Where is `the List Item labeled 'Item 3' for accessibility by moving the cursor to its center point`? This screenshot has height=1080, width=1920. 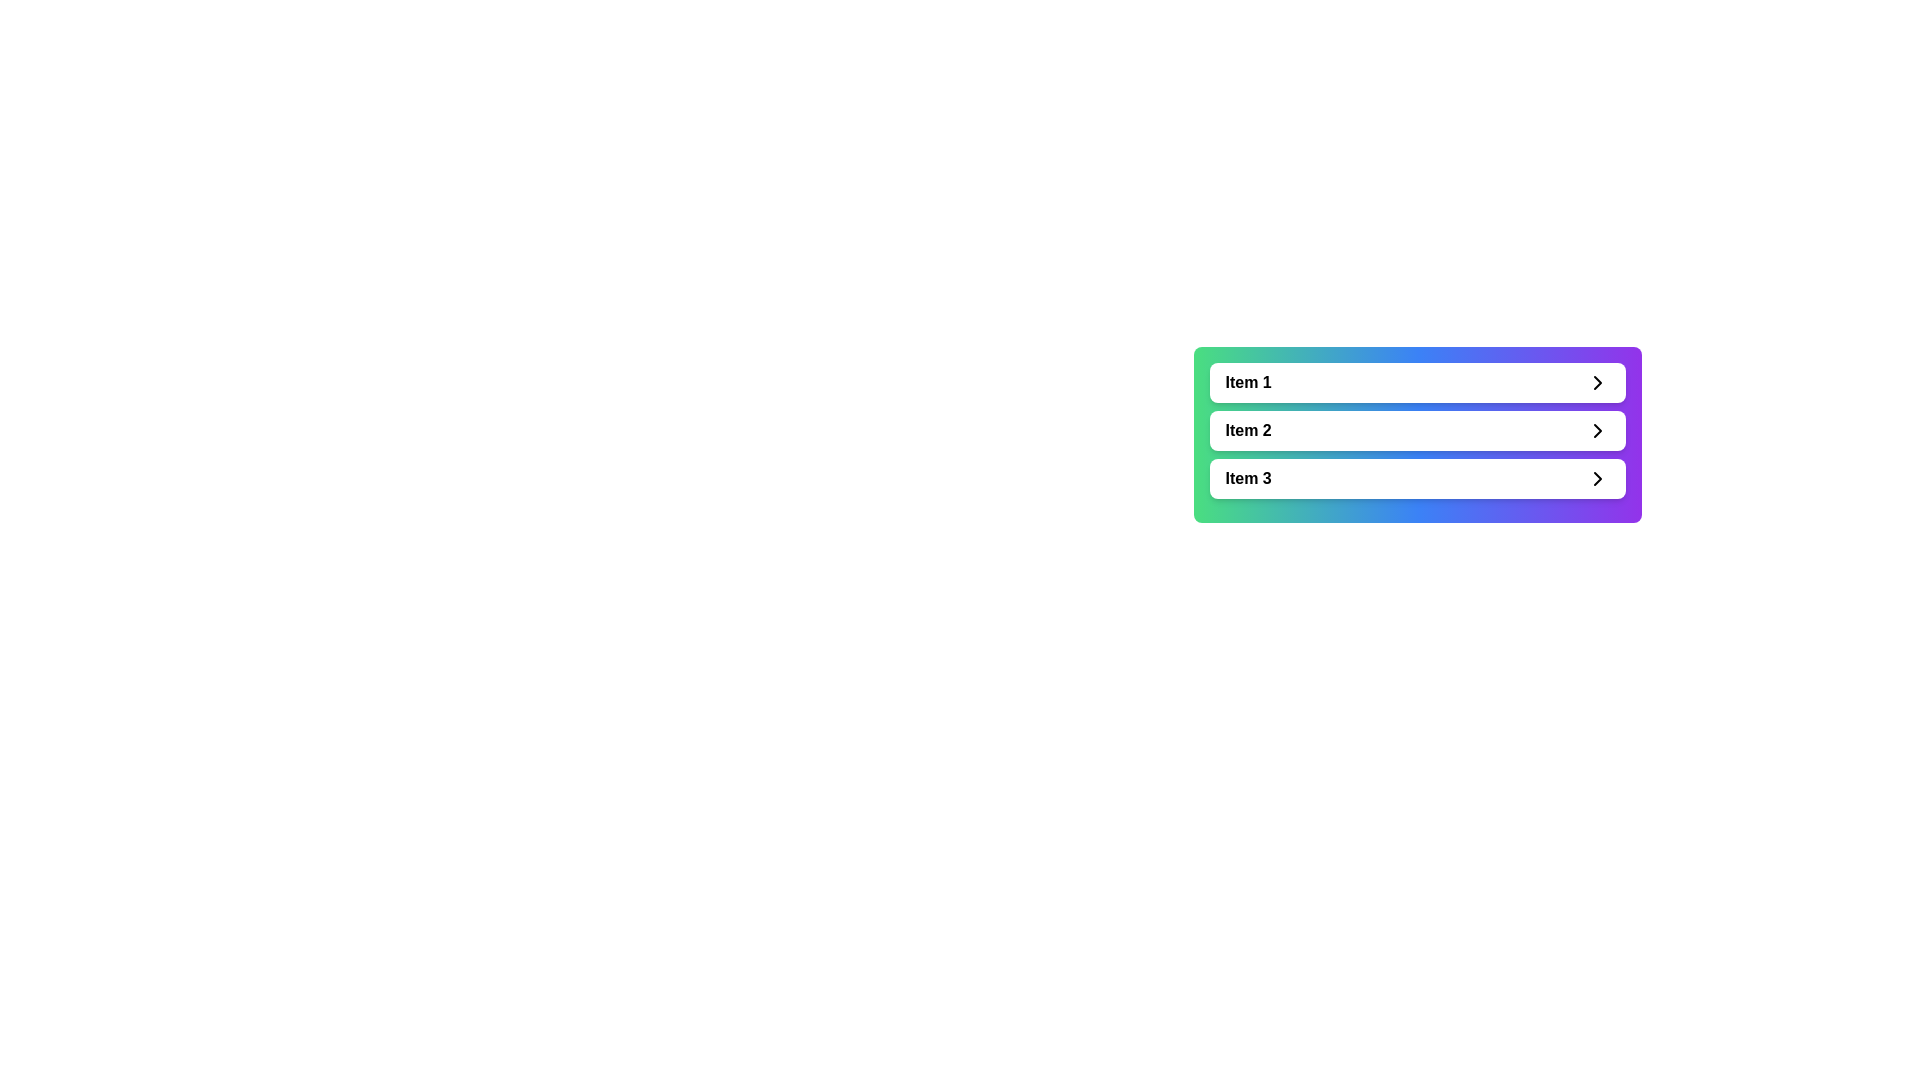
the List Item labeled 'Item 3' for accessibility by moving the cursor to its center point is located at coordinates (1416, 478).